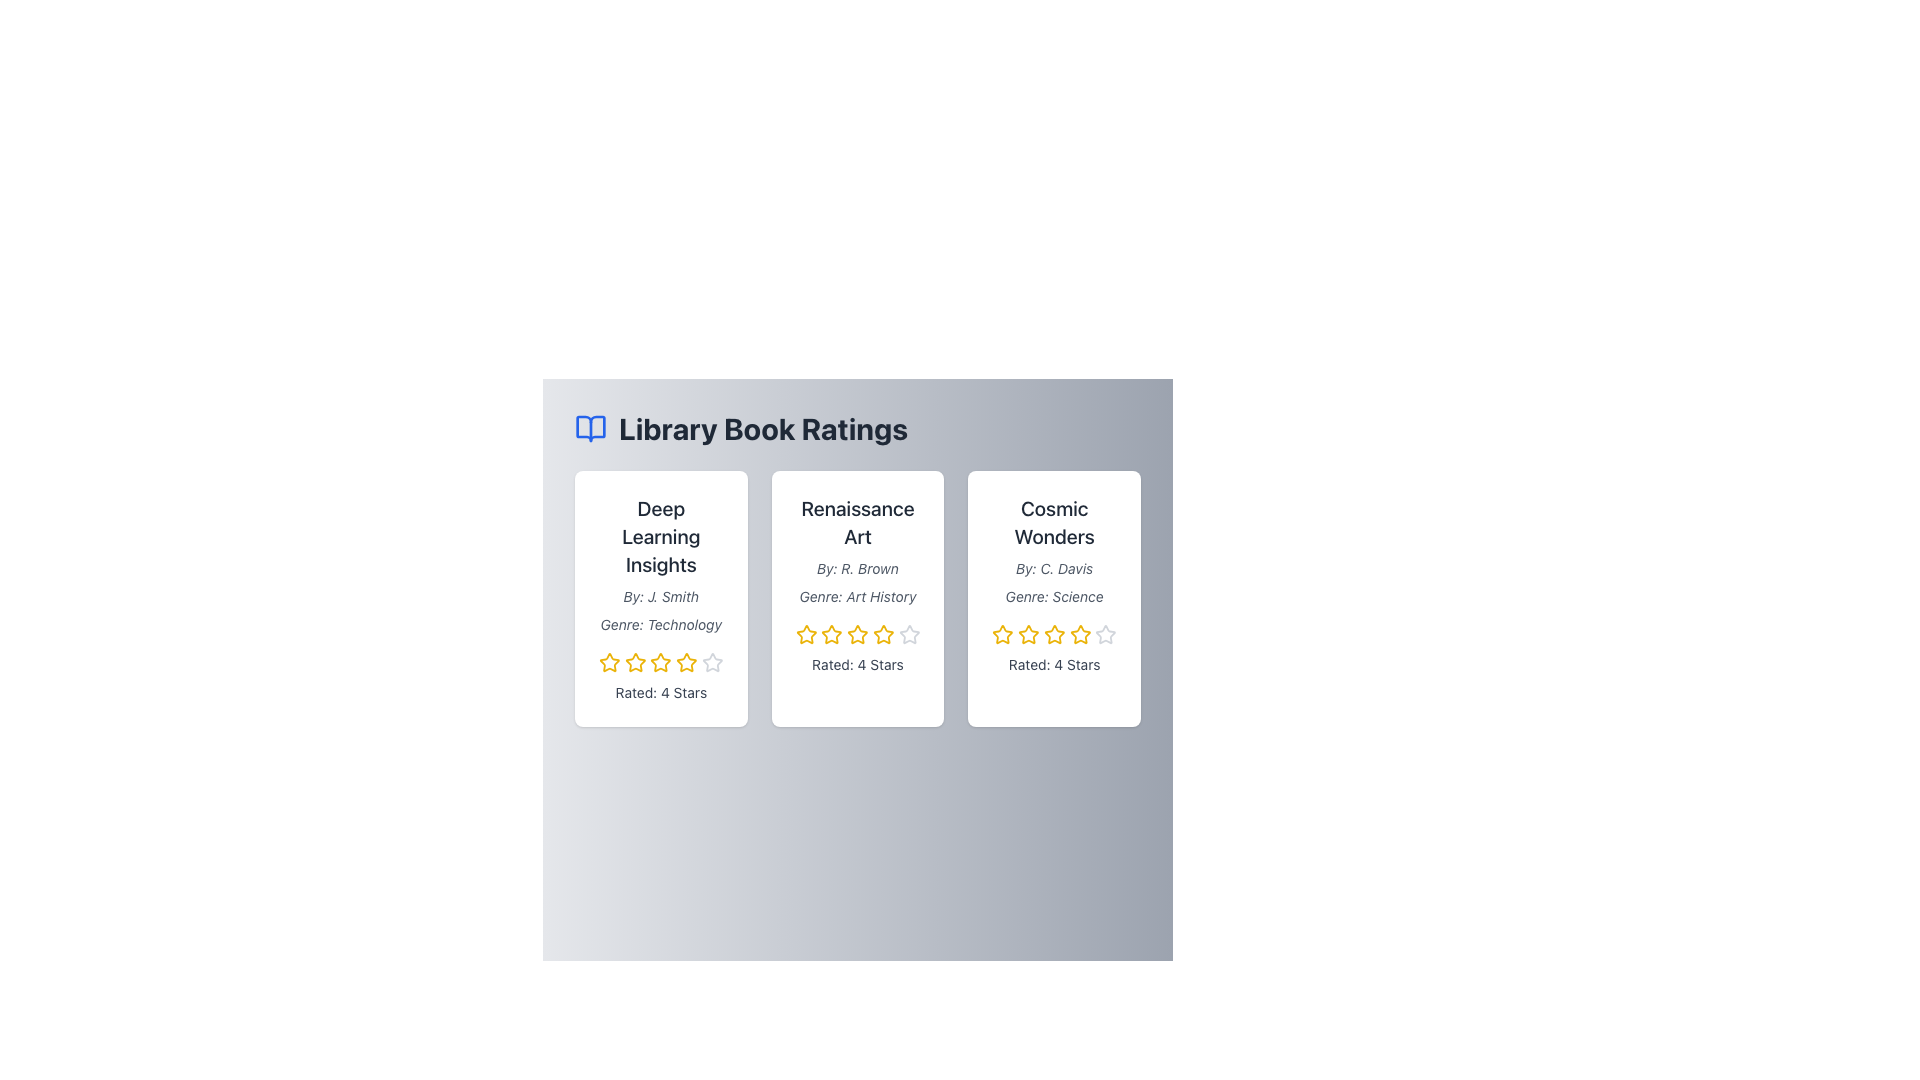 Image resolution: width=1920 pixels, height=1080 pixels. What do you see at coordinates (1028, 635) in the screenshot?
I see `the third yellow star-shaped icon used for rating functionality in the 'Cosmic Wonders' card` at bounding box center [1028, 635].